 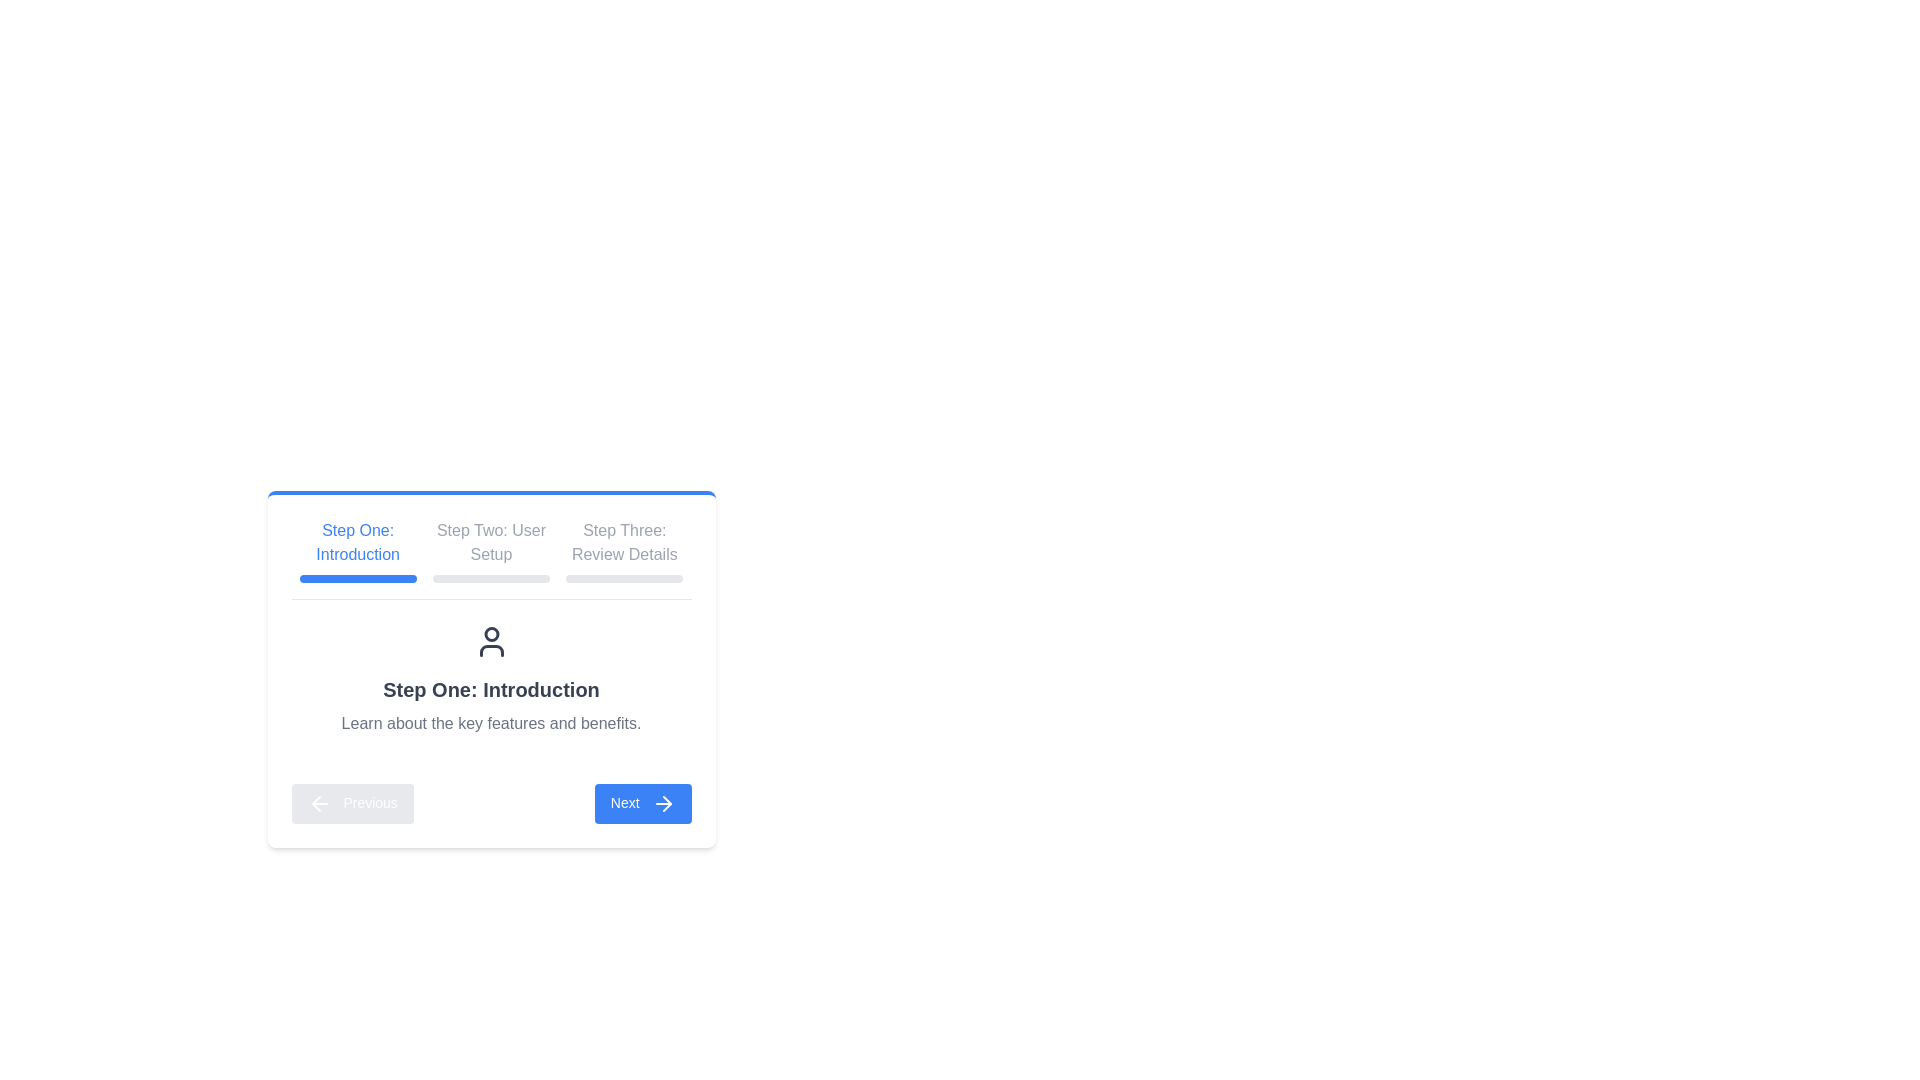 I want to click on the progress bar located directly below the text 'Step Two: User Setup', which is a rectangular bar with rounded edges and a light gray color, so click(x=491, y=578).